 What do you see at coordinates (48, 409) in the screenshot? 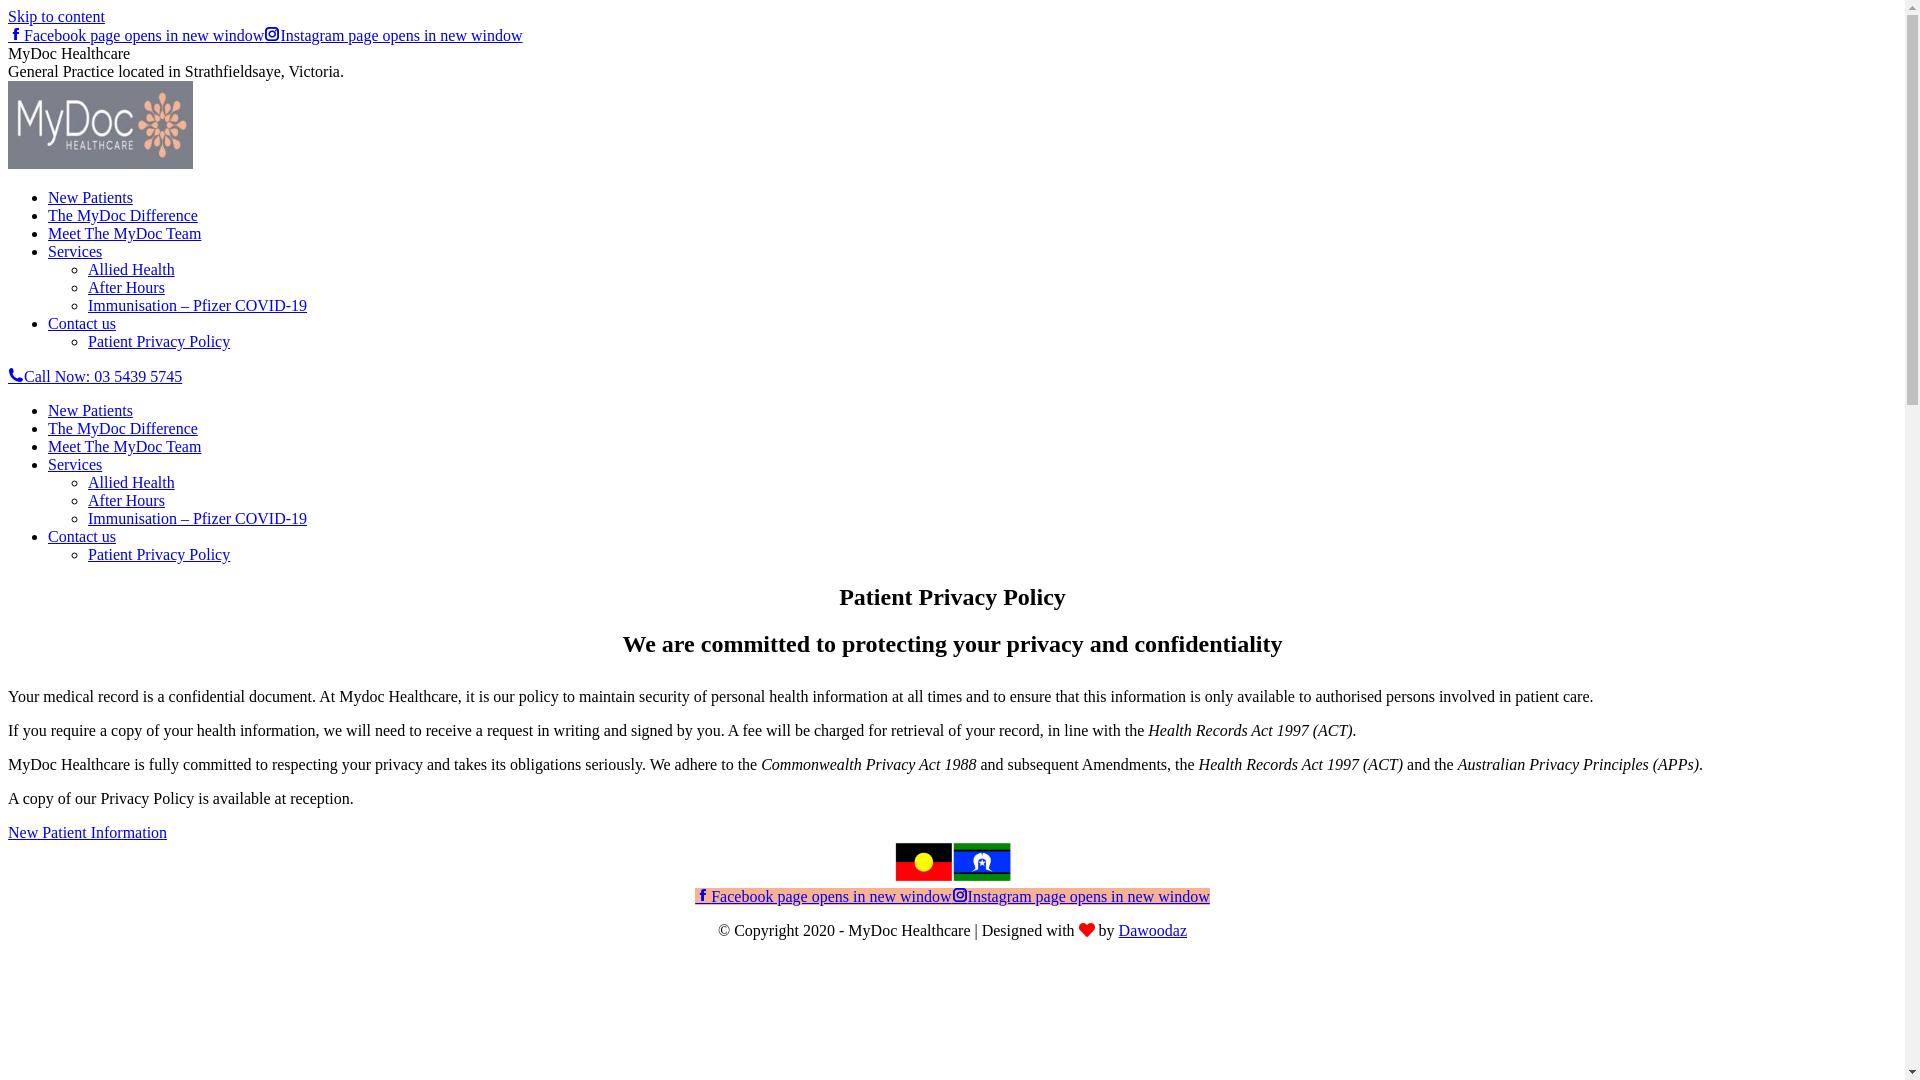
I see `'New Patients'` at bounding box center [48, 409].